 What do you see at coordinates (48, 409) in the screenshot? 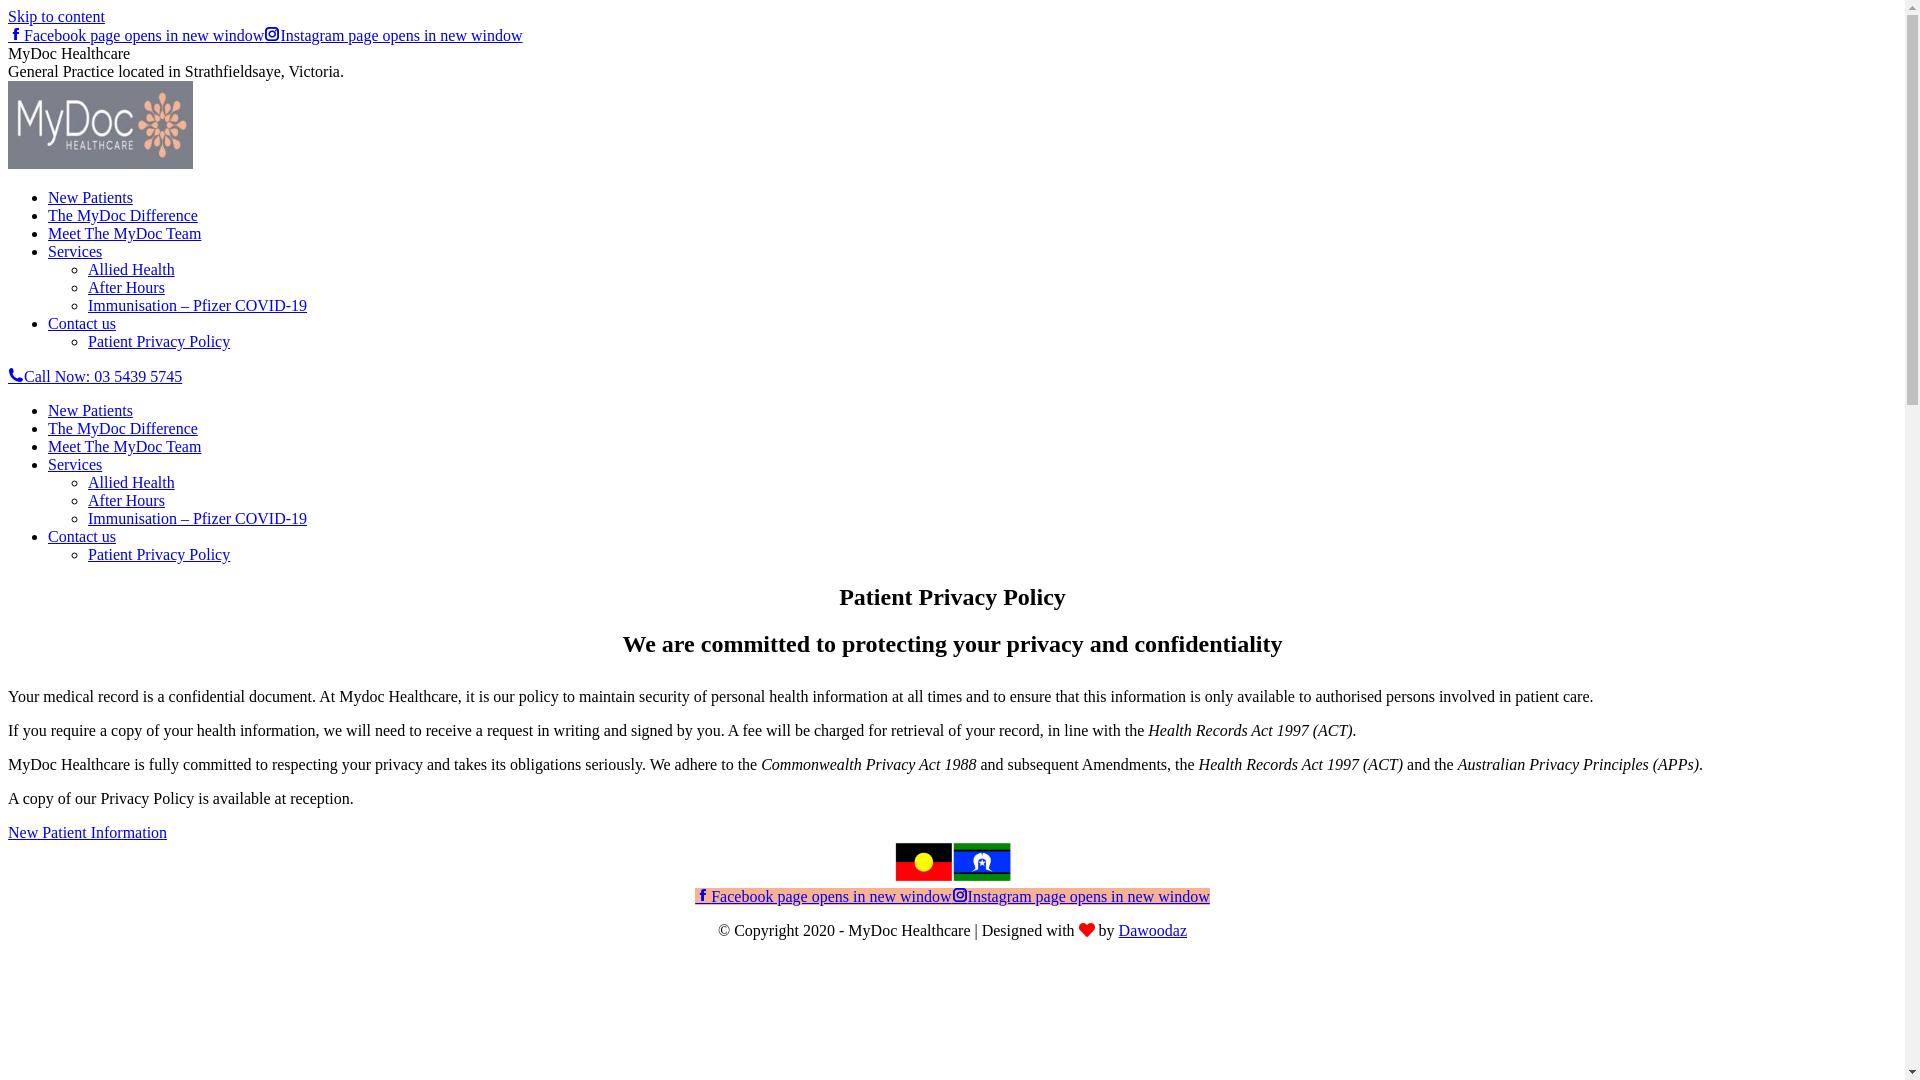
I see `'New Patients'` at bounding box center [48, 409].